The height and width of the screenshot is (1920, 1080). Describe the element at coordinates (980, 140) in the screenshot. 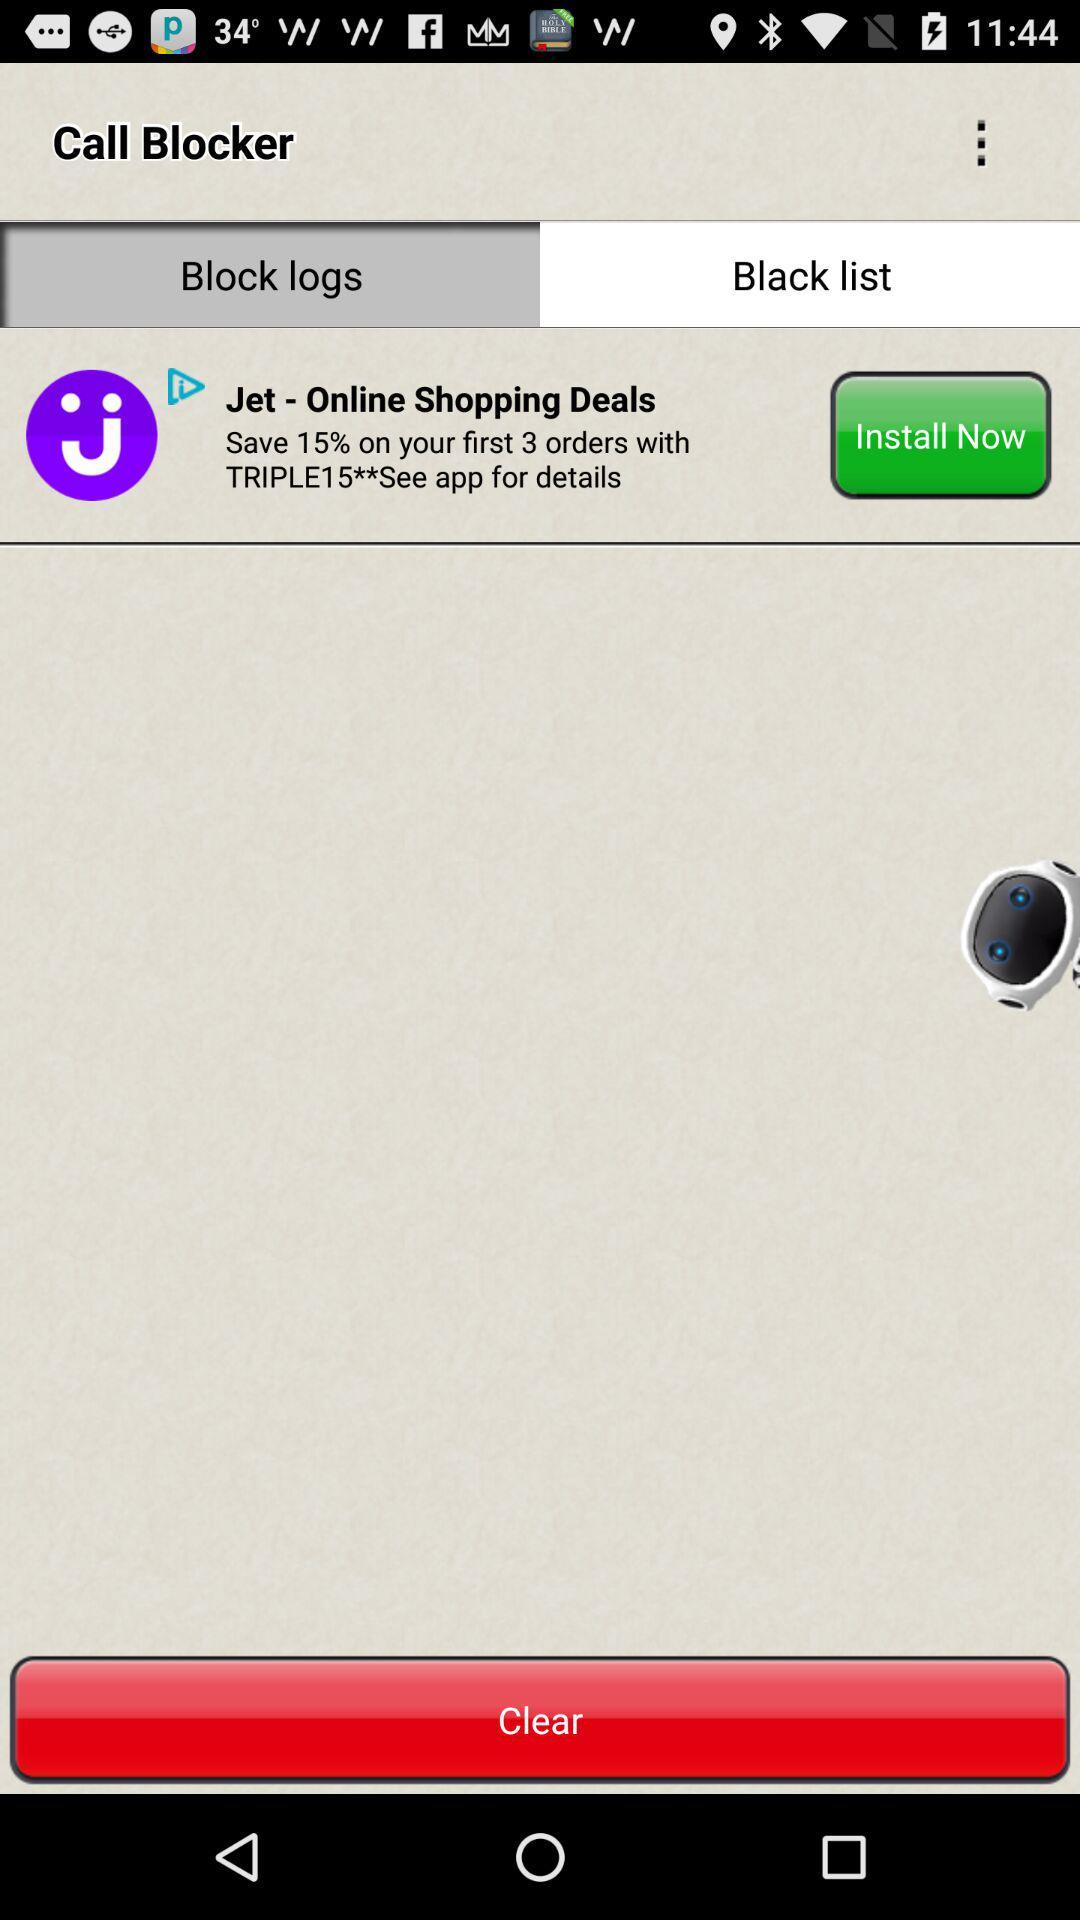

I see `icon to the right of call blocker icon` at that location.